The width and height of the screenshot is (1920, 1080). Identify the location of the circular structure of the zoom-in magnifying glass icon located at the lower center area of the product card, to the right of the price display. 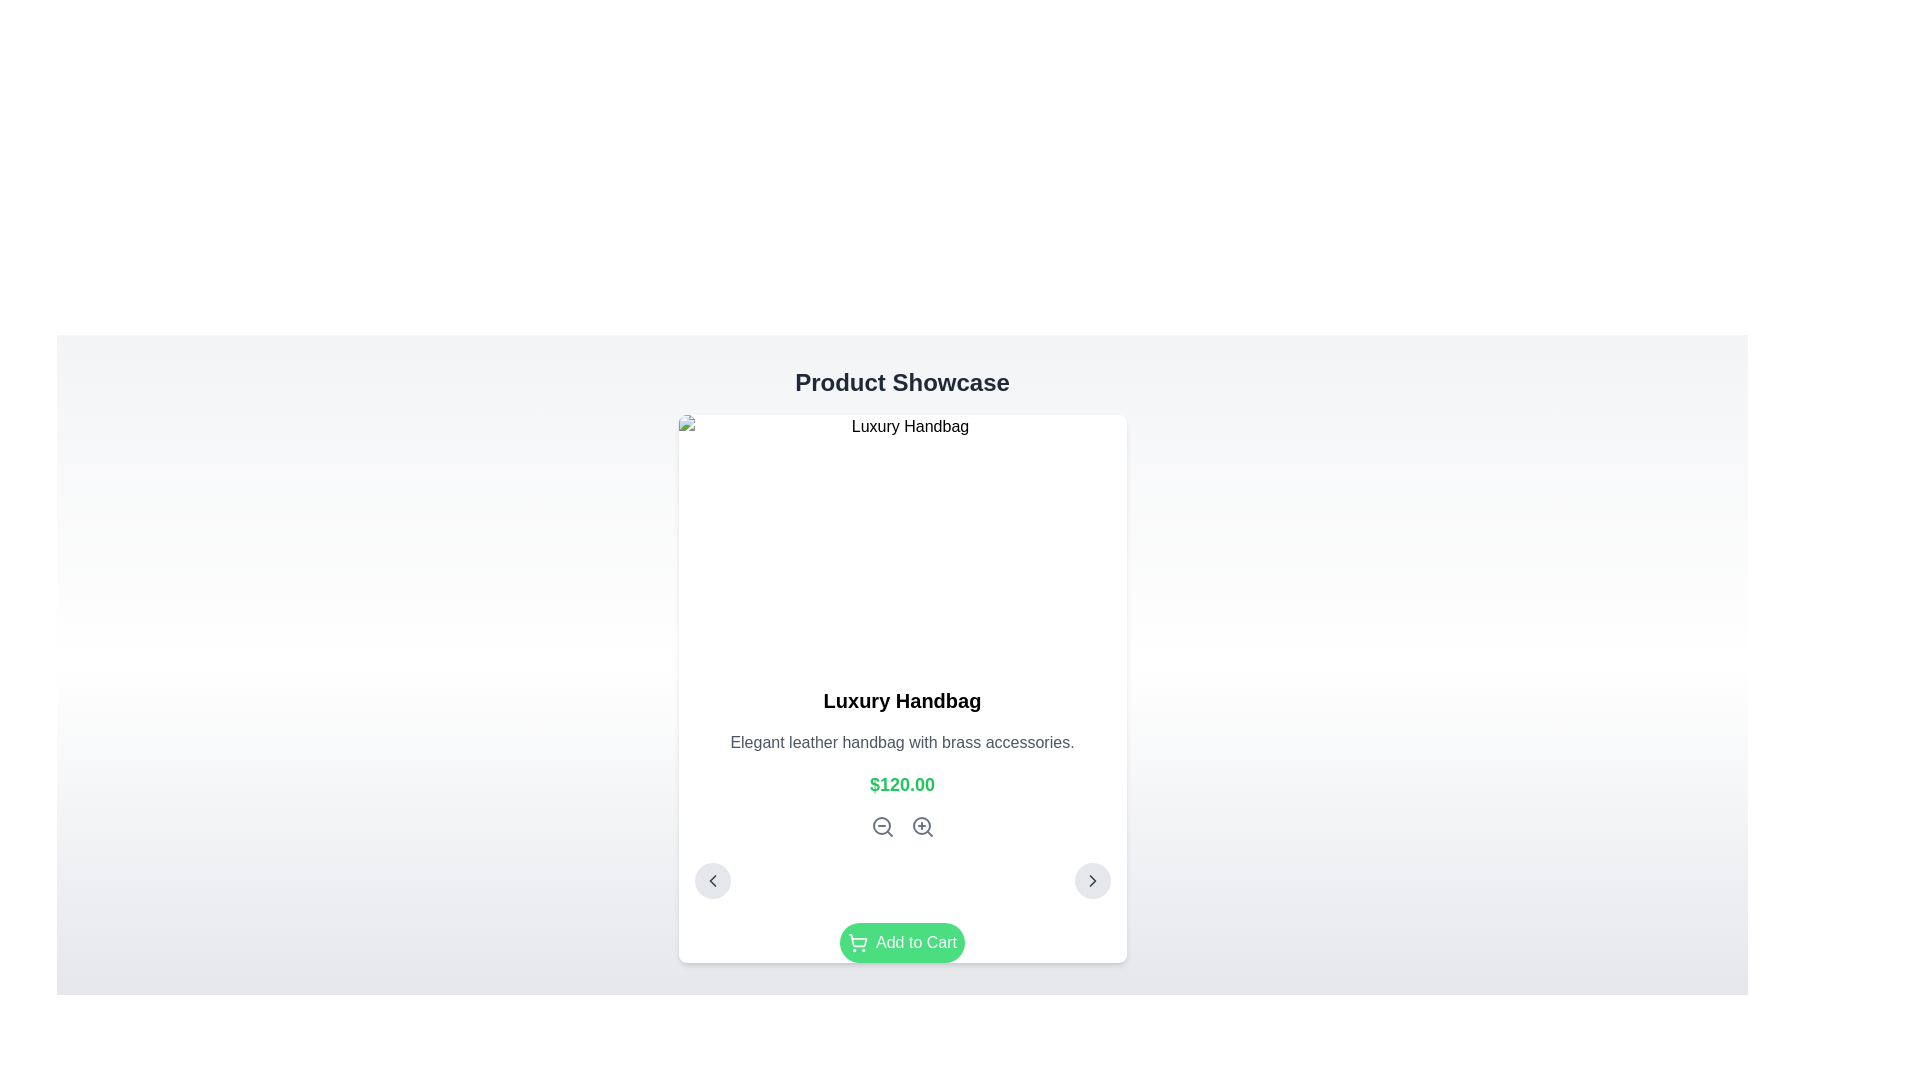
(920, 825).